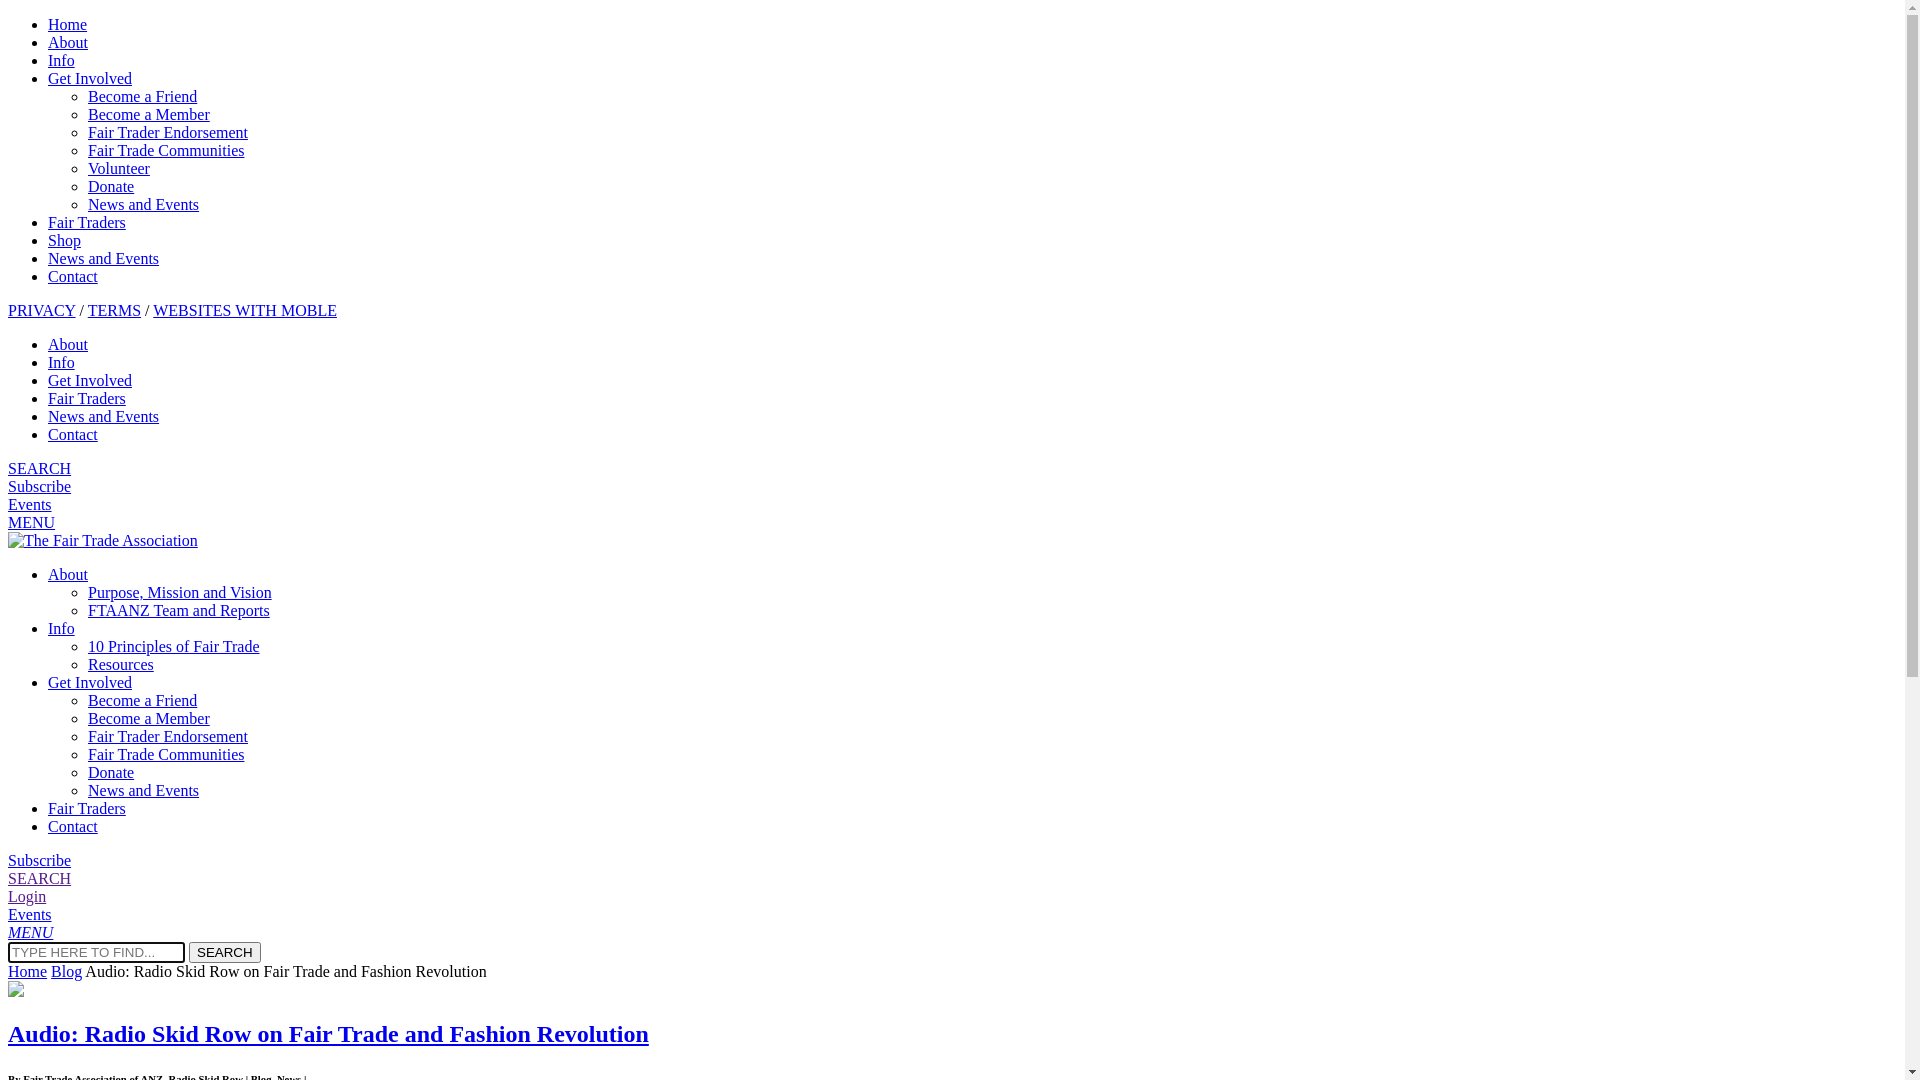  What do you see at coordinates (166, 754) in the screenshot?
I see `'Fair Trade Communities'` at bounding box center [166, 754].